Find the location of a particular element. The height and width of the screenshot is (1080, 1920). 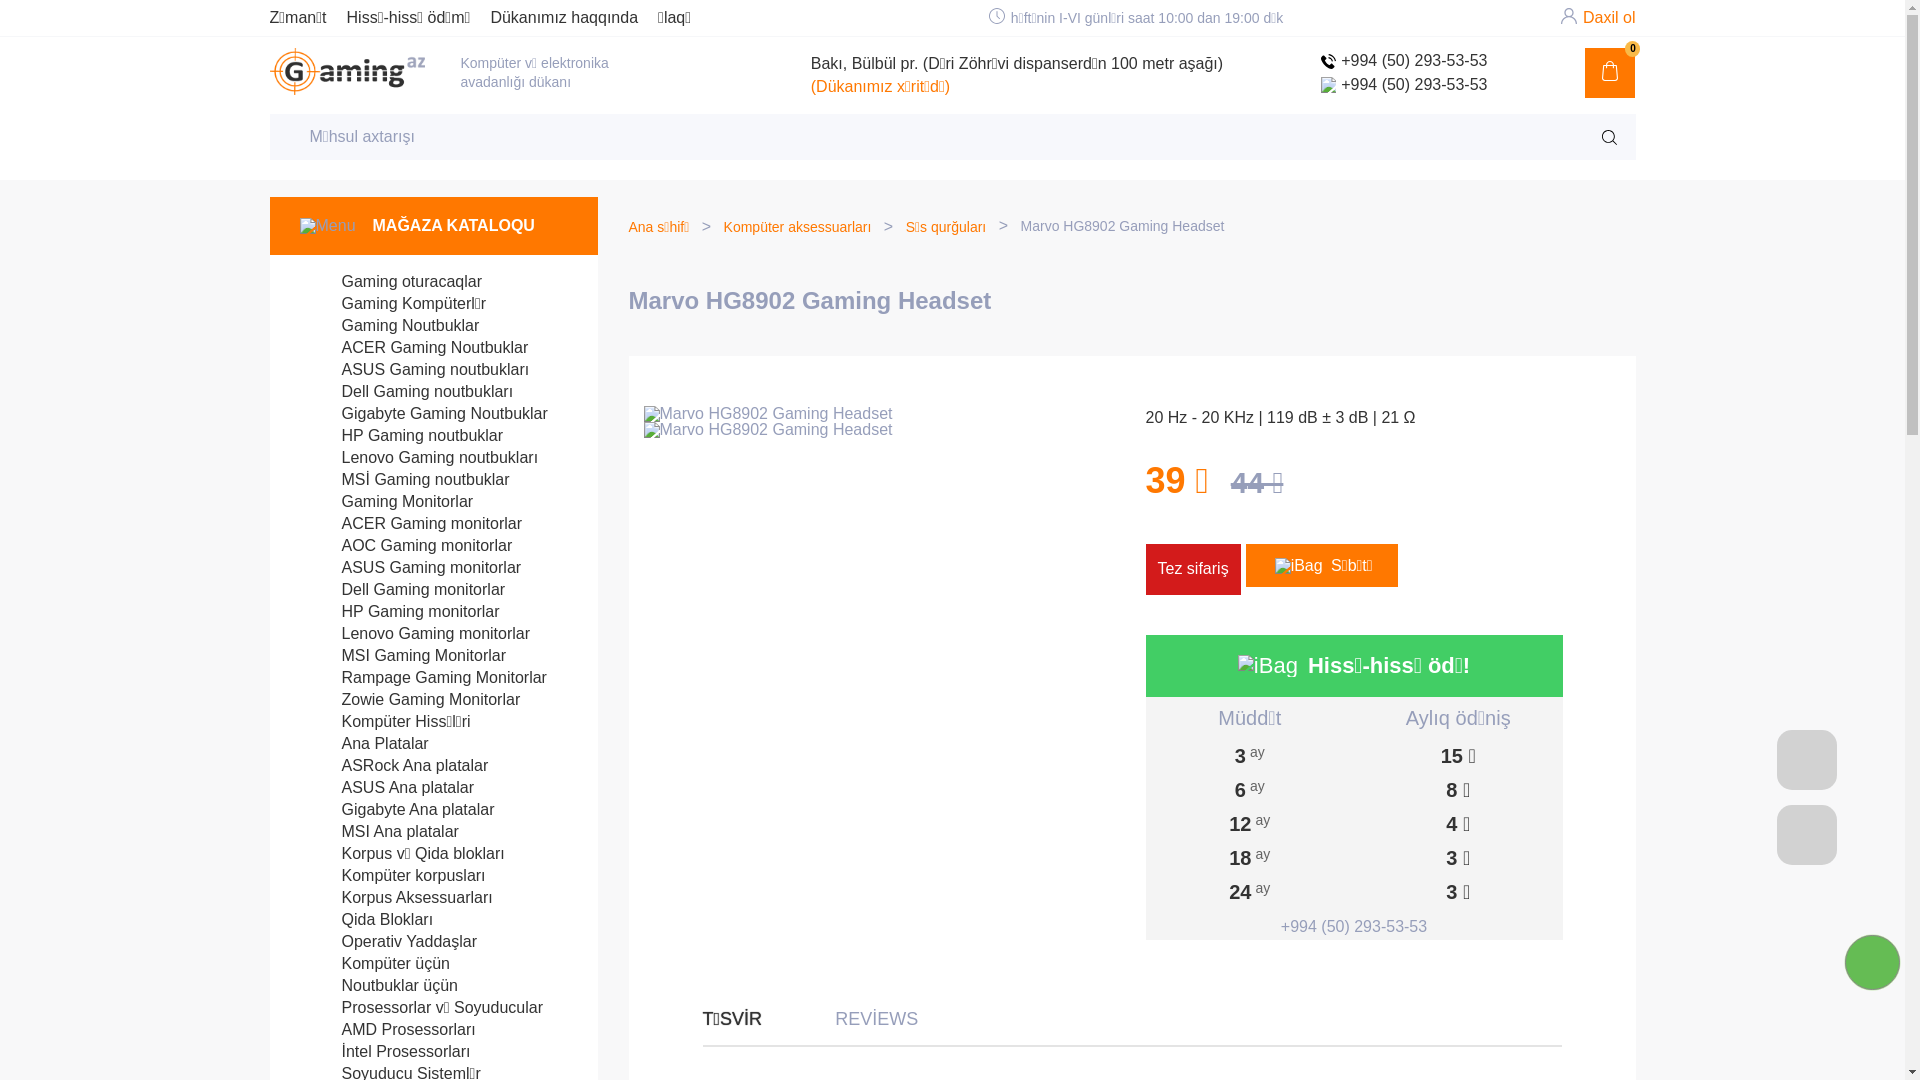

'Gigabyte Gaming Noutbuklar' is located at coordinates (422, 412).